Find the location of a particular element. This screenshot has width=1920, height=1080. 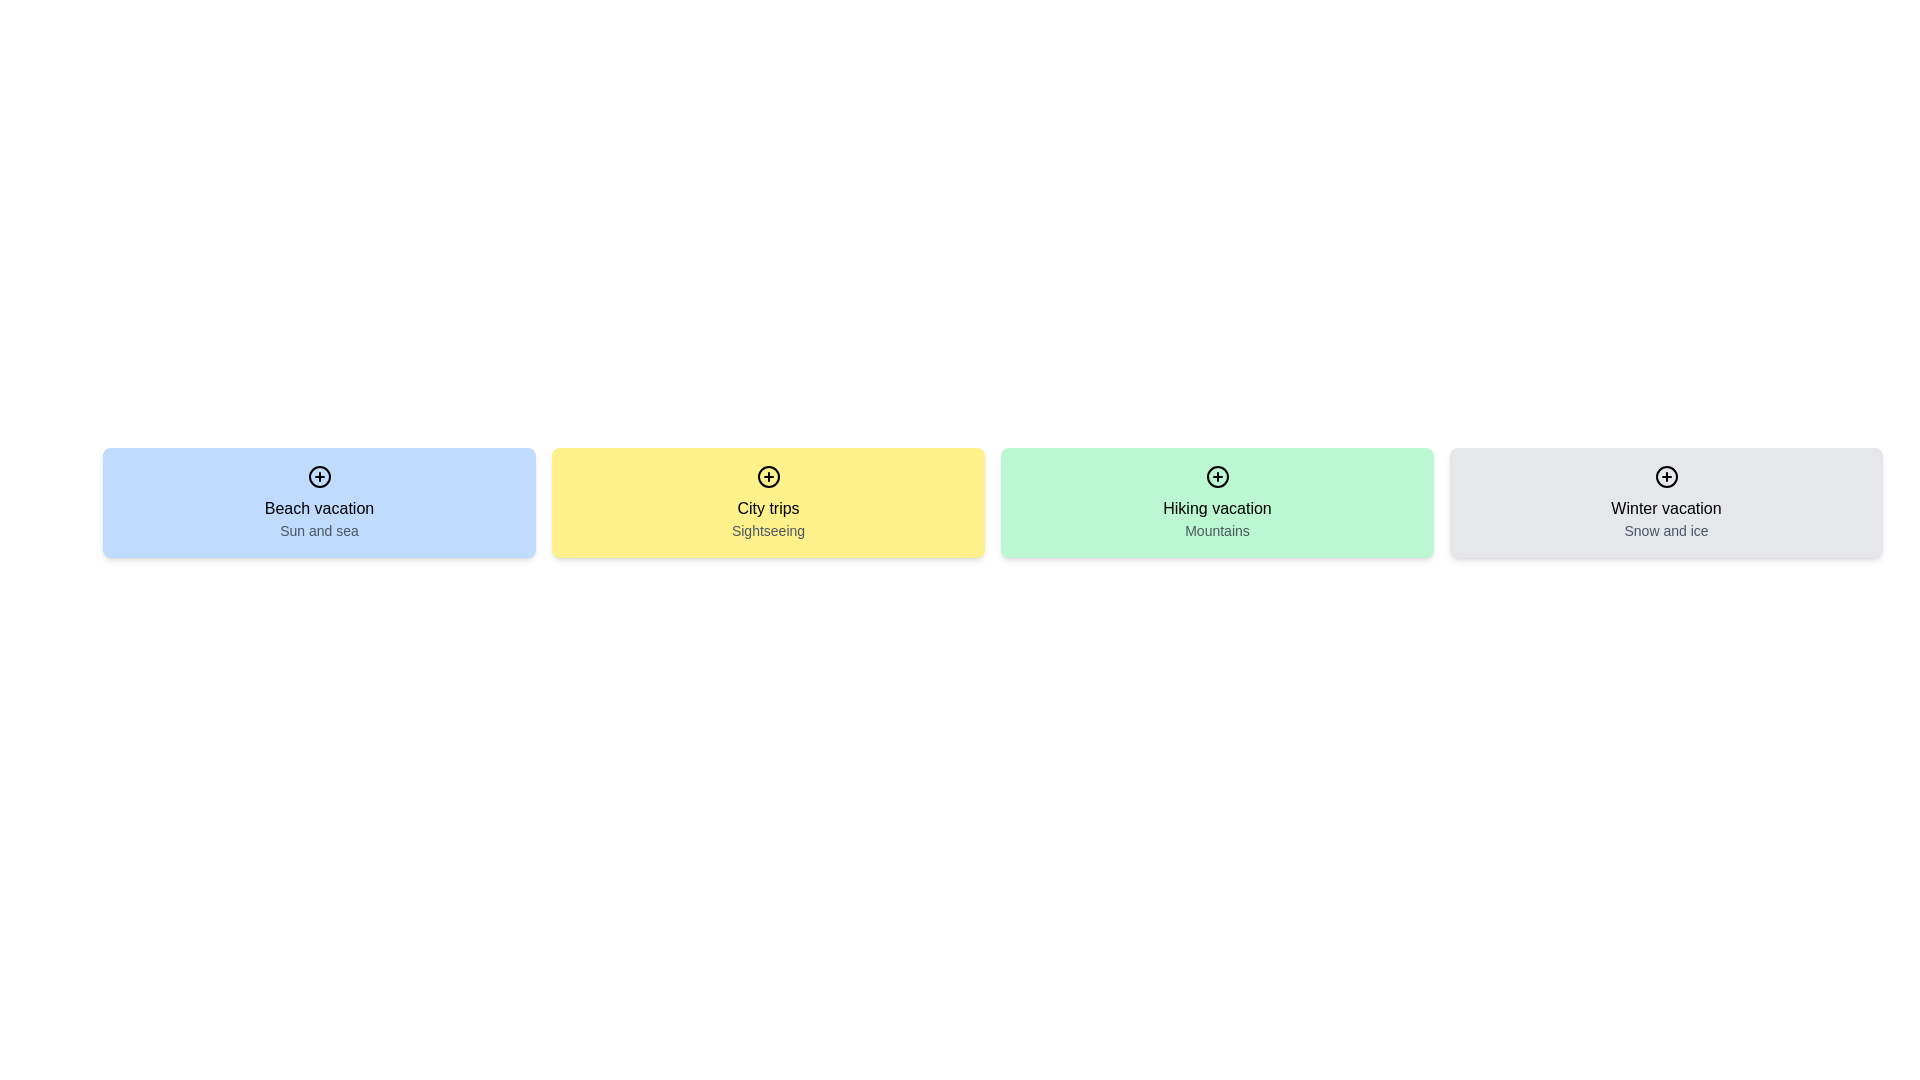

the 'City trips' static text label located in the middle-top area of the yellow card, which is the second card in a horizontal sequence of four cards is located at coordinates (767, 508).